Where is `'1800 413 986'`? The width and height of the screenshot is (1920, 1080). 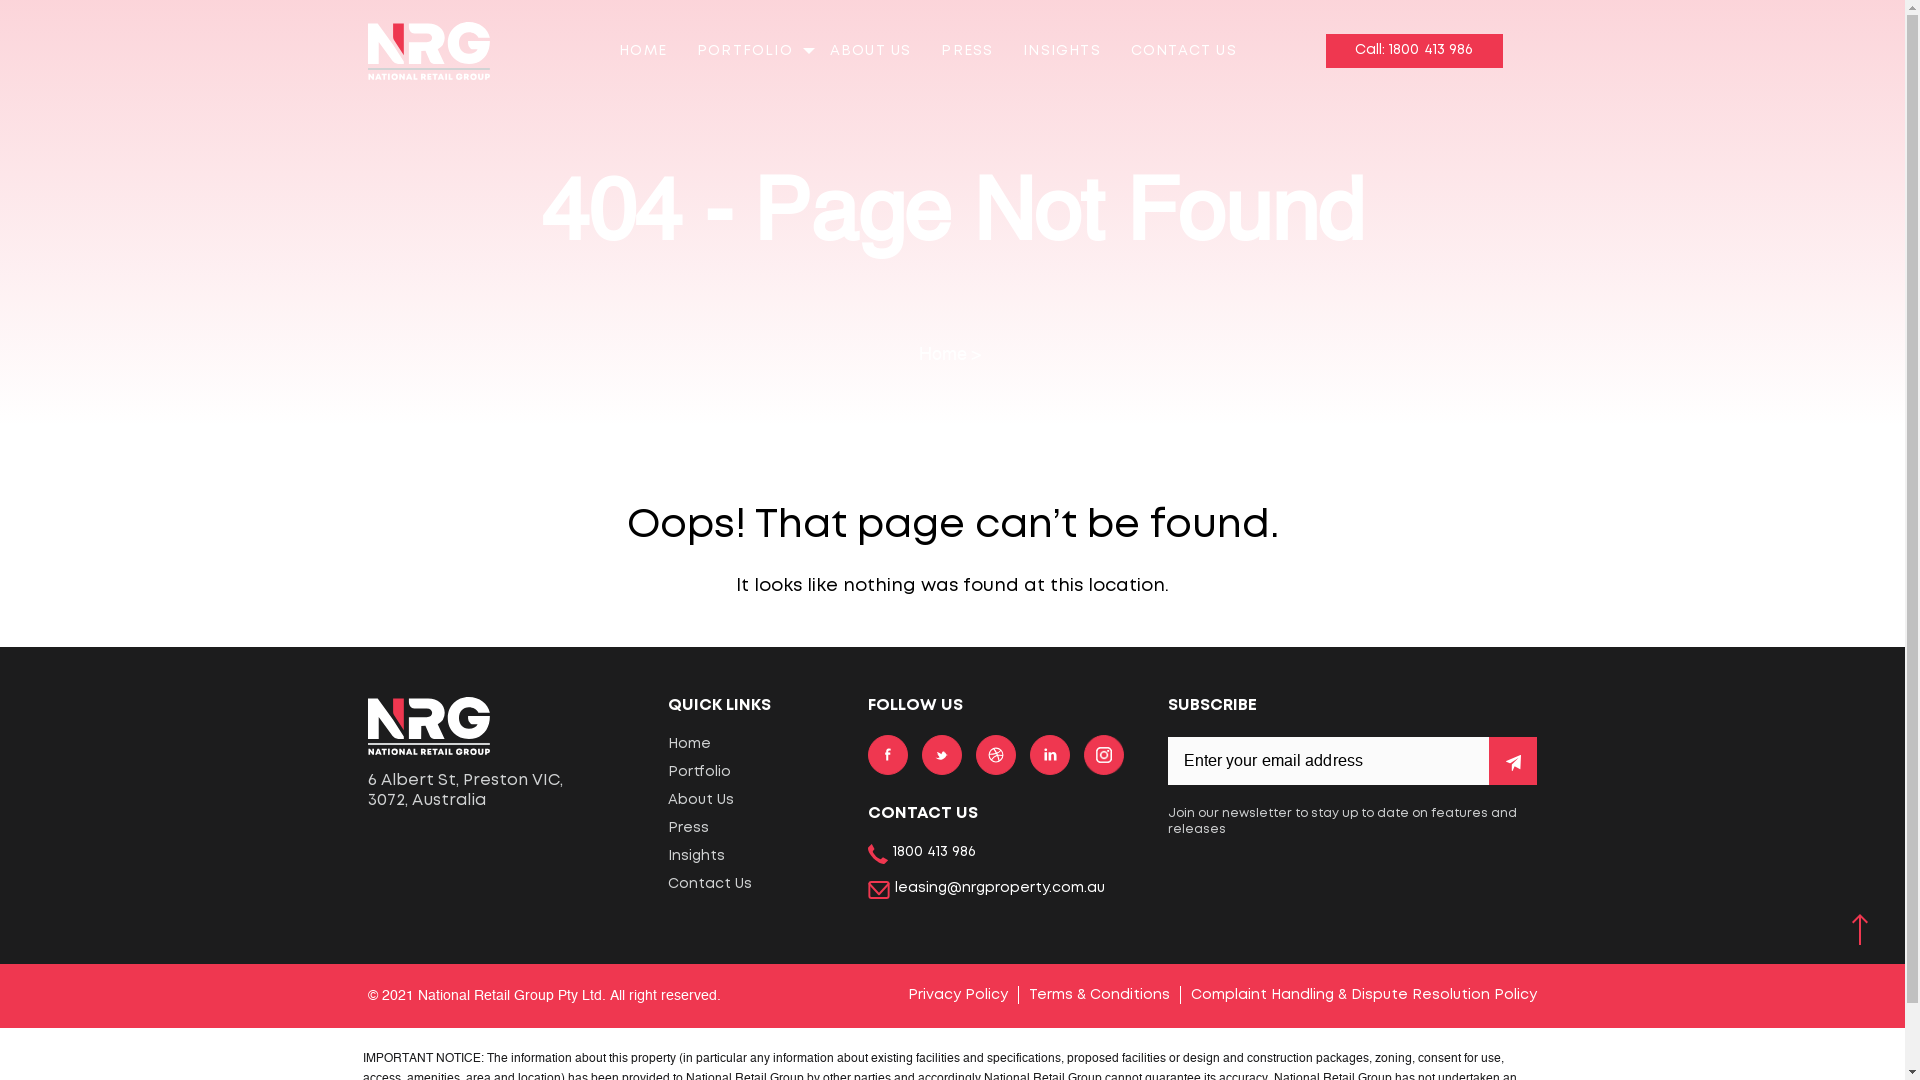
'1800 413 986' is located at coordinates (868, 853).